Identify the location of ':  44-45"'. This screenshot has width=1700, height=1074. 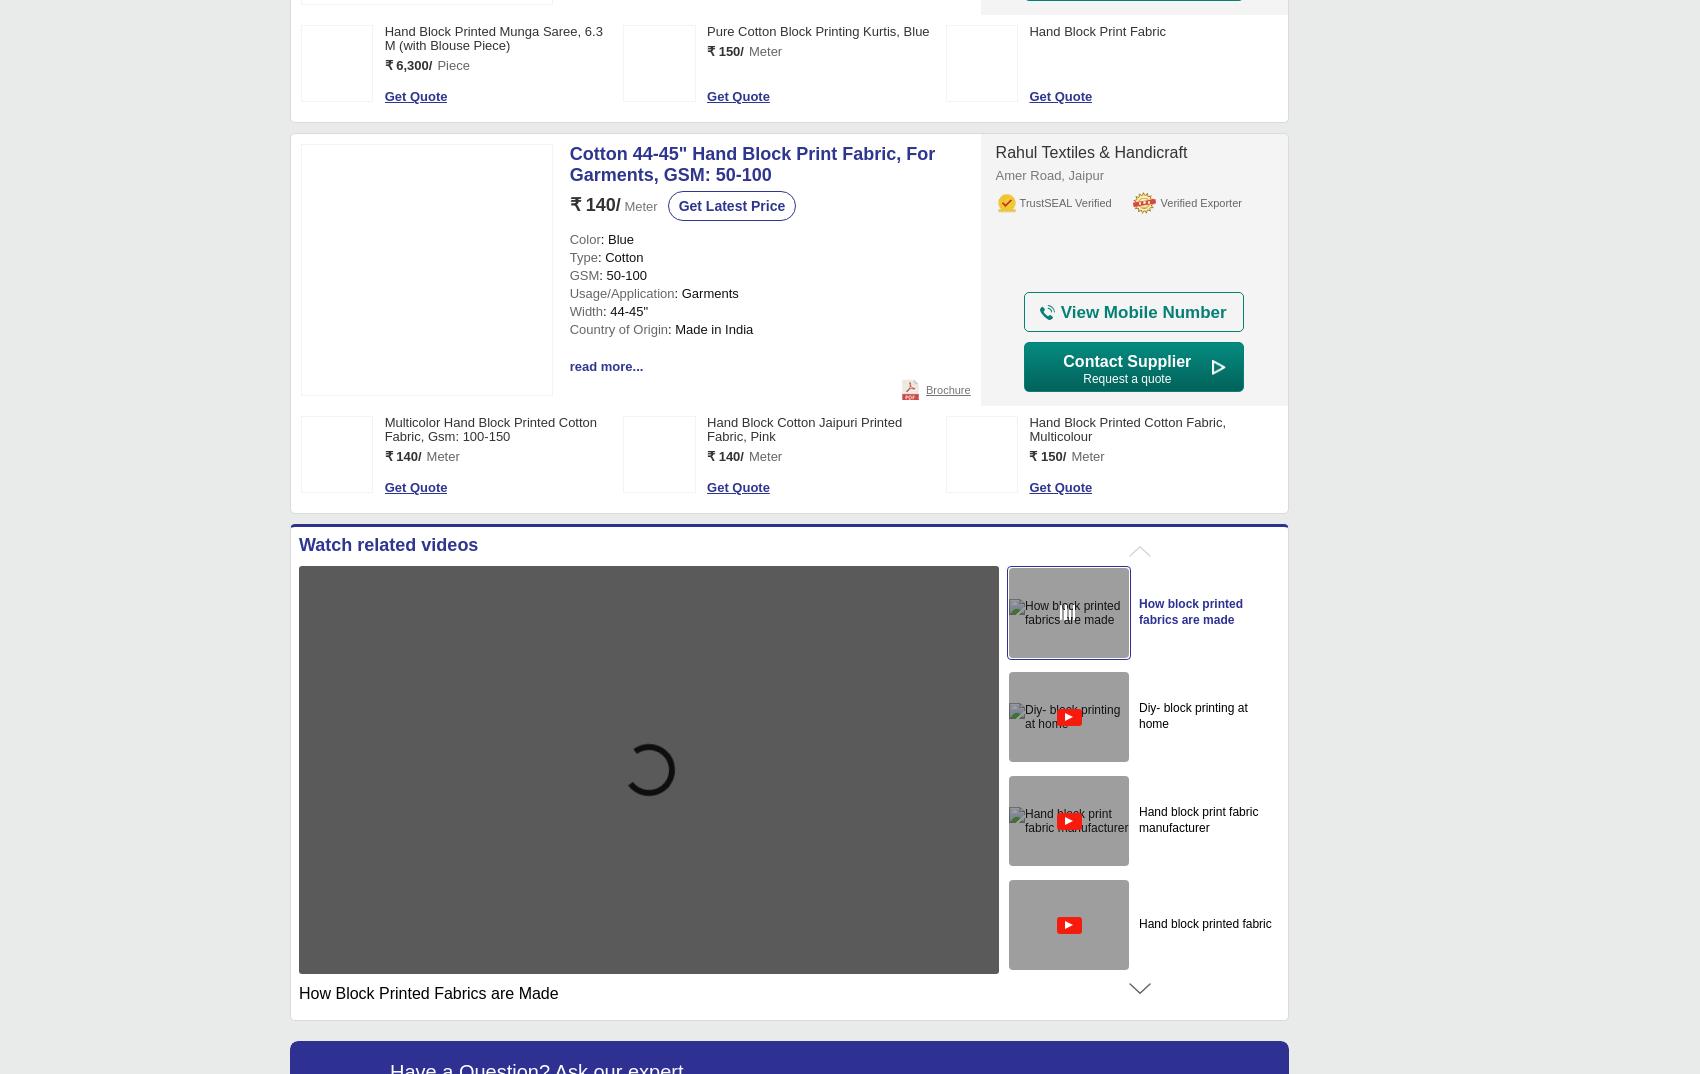
(623, 311).